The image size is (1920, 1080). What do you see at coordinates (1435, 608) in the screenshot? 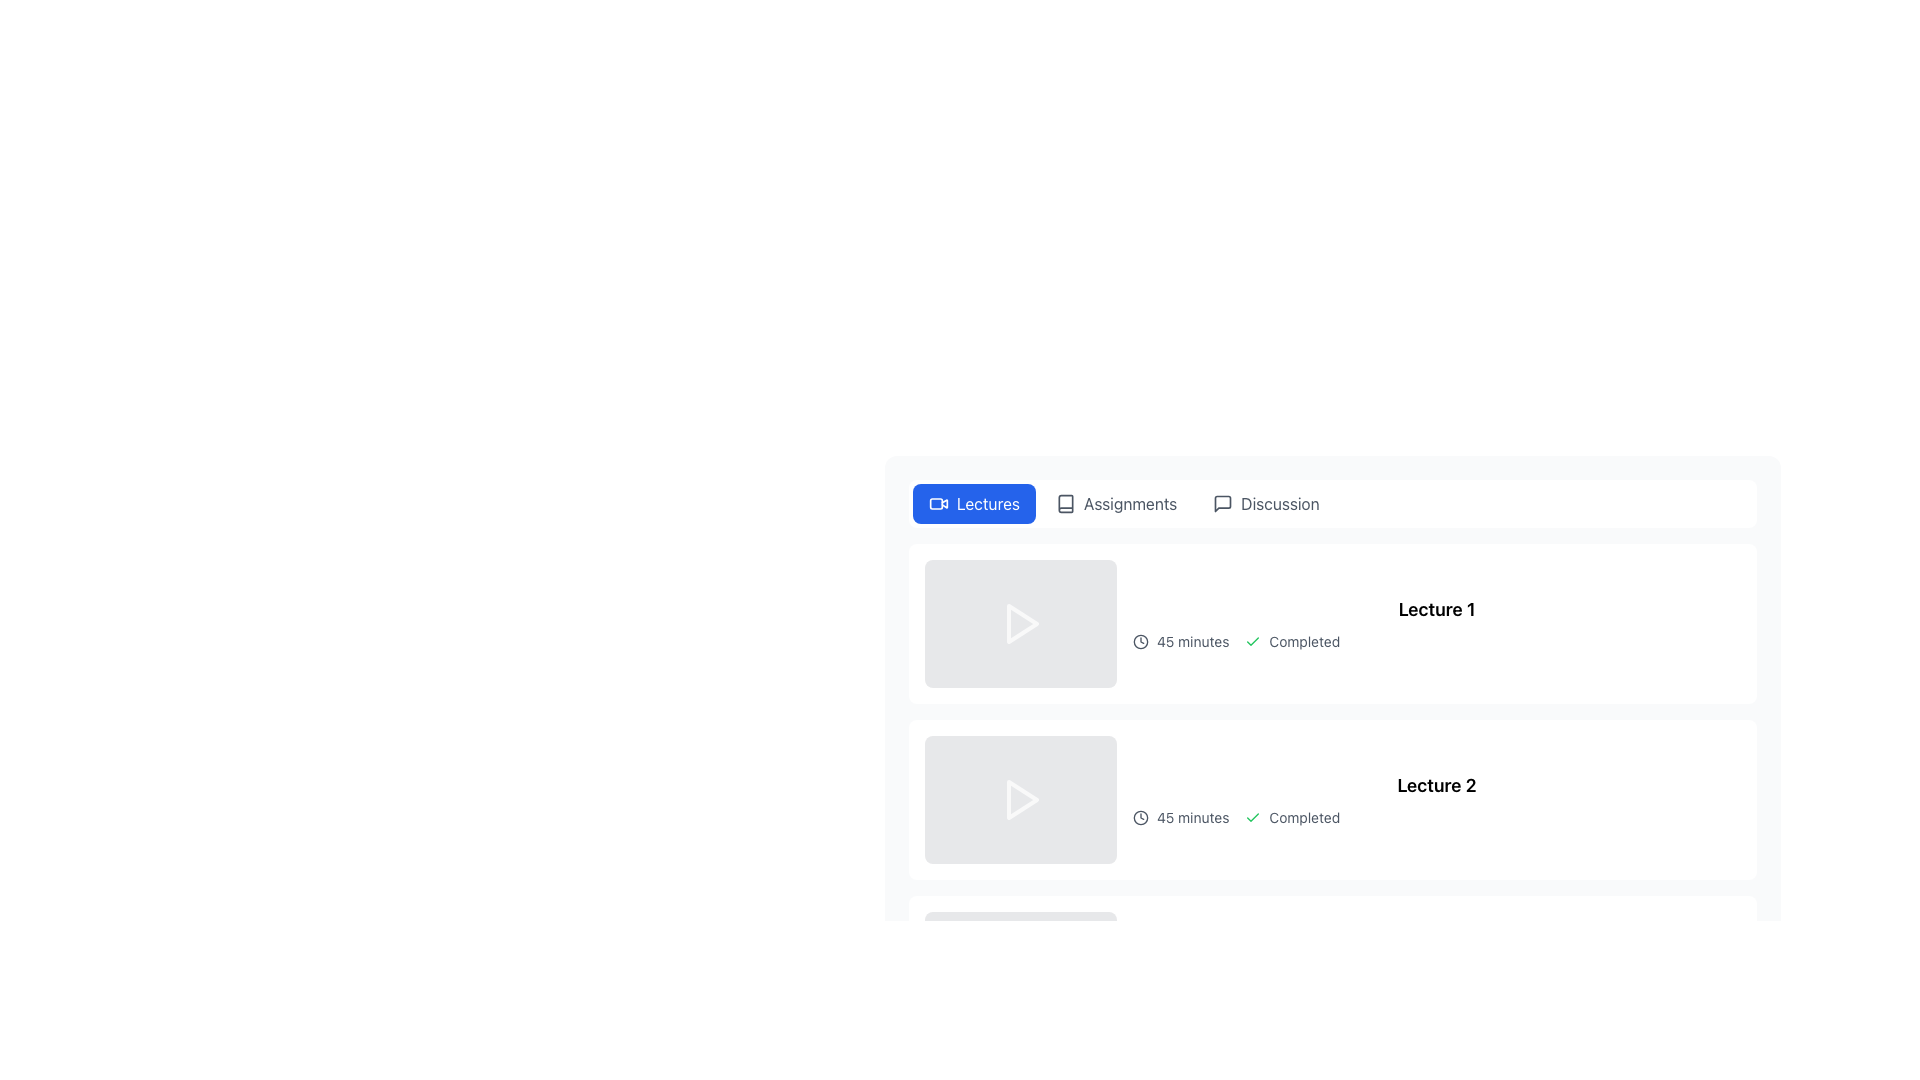
I see `text label that displays the title of the lecture, located at the top section of the content list, to gather information about the associated lecture details` at bounding box center [1435, 608].